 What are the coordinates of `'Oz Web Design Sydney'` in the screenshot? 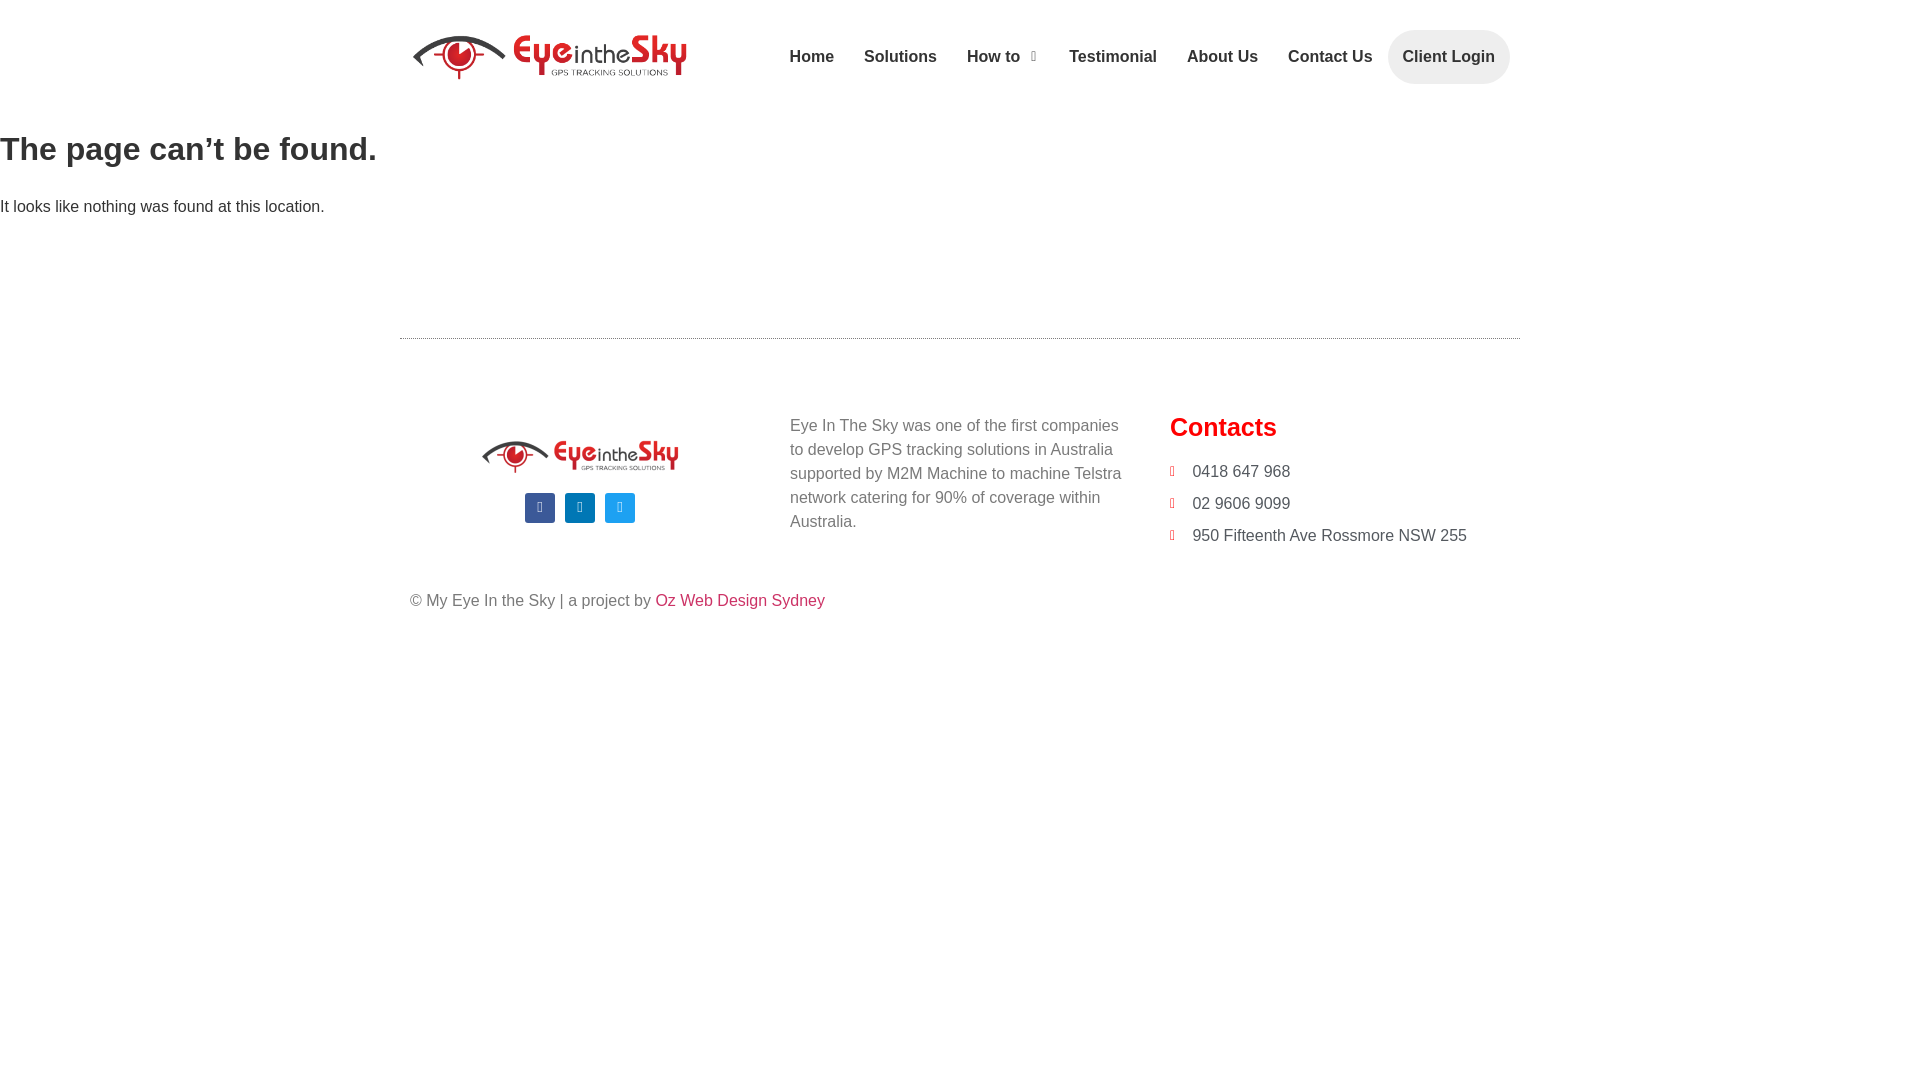 It's located at (738, 599).